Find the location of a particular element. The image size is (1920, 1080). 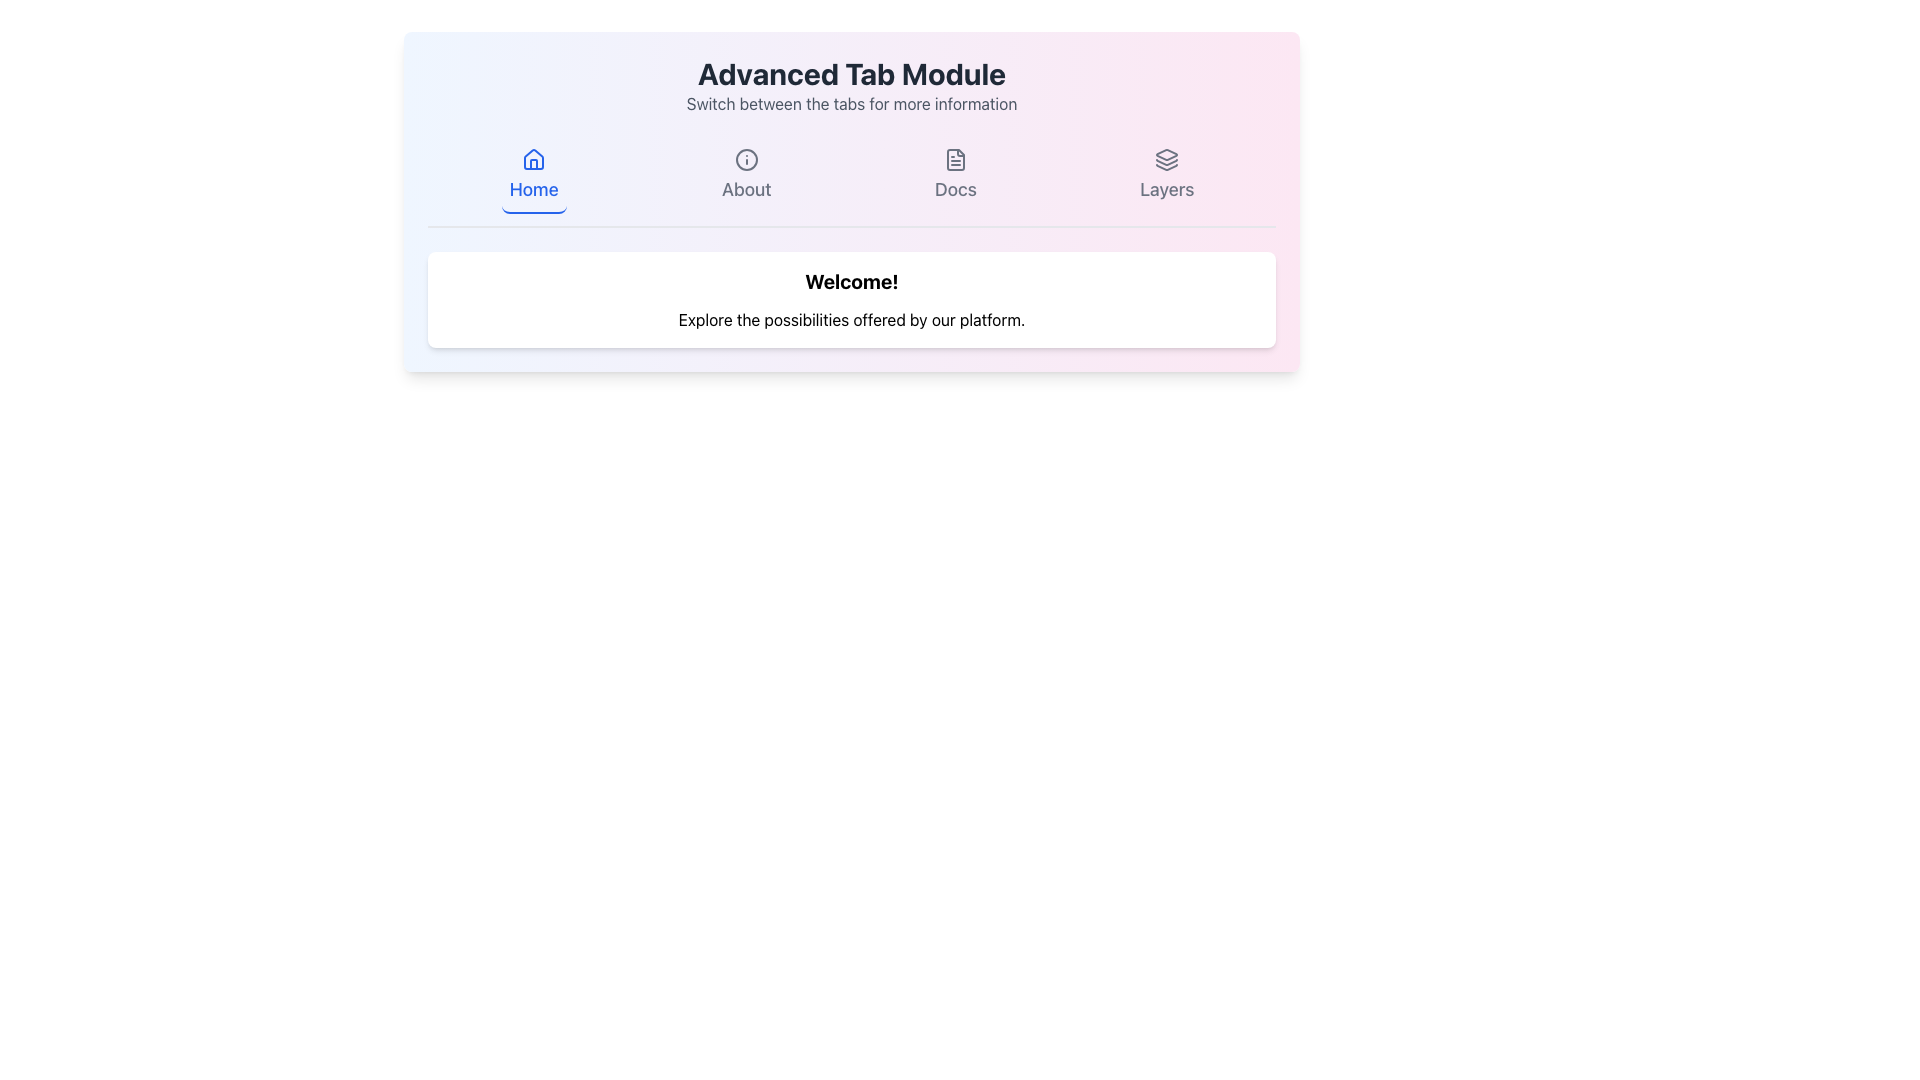

the 'Docs' text label, which is a medium gray colored tab located centrally in the navigation section beneath 'Advanced Tab Module' is located at coordinates (954, 189).